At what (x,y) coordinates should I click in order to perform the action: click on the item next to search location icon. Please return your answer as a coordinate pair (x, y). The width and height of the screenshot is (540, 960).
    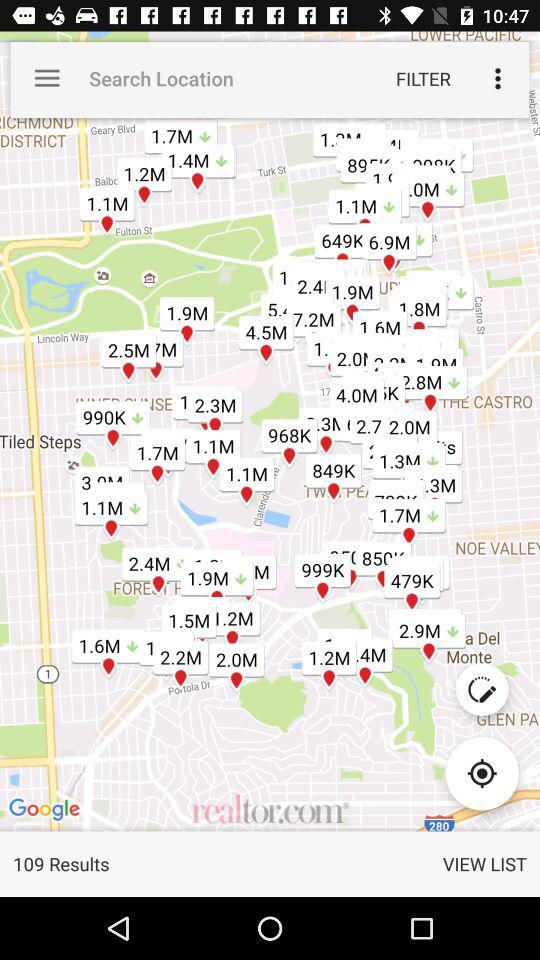
    Looking at the image, I should click on (47, 78).